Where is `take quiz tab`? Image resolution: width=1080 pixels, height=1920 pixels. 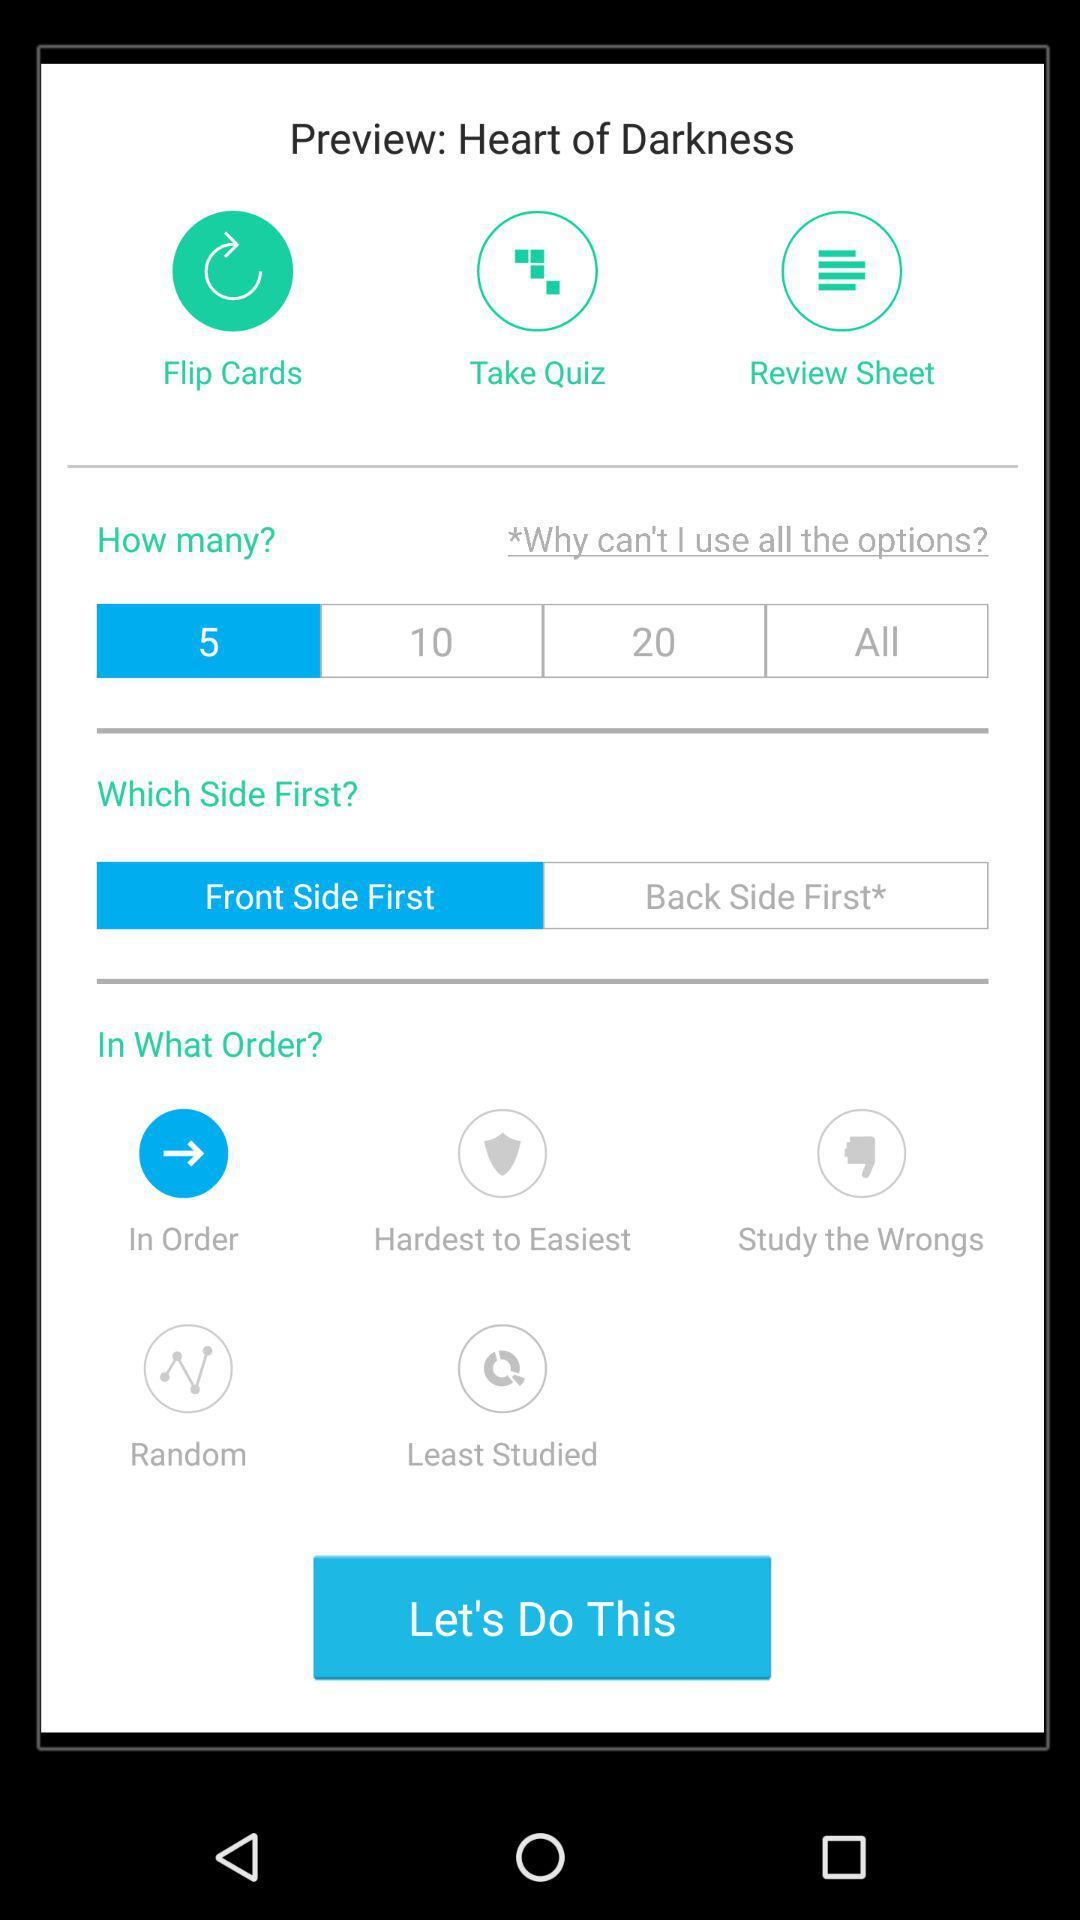
take quiz tab is located at coordinates (536, 270).